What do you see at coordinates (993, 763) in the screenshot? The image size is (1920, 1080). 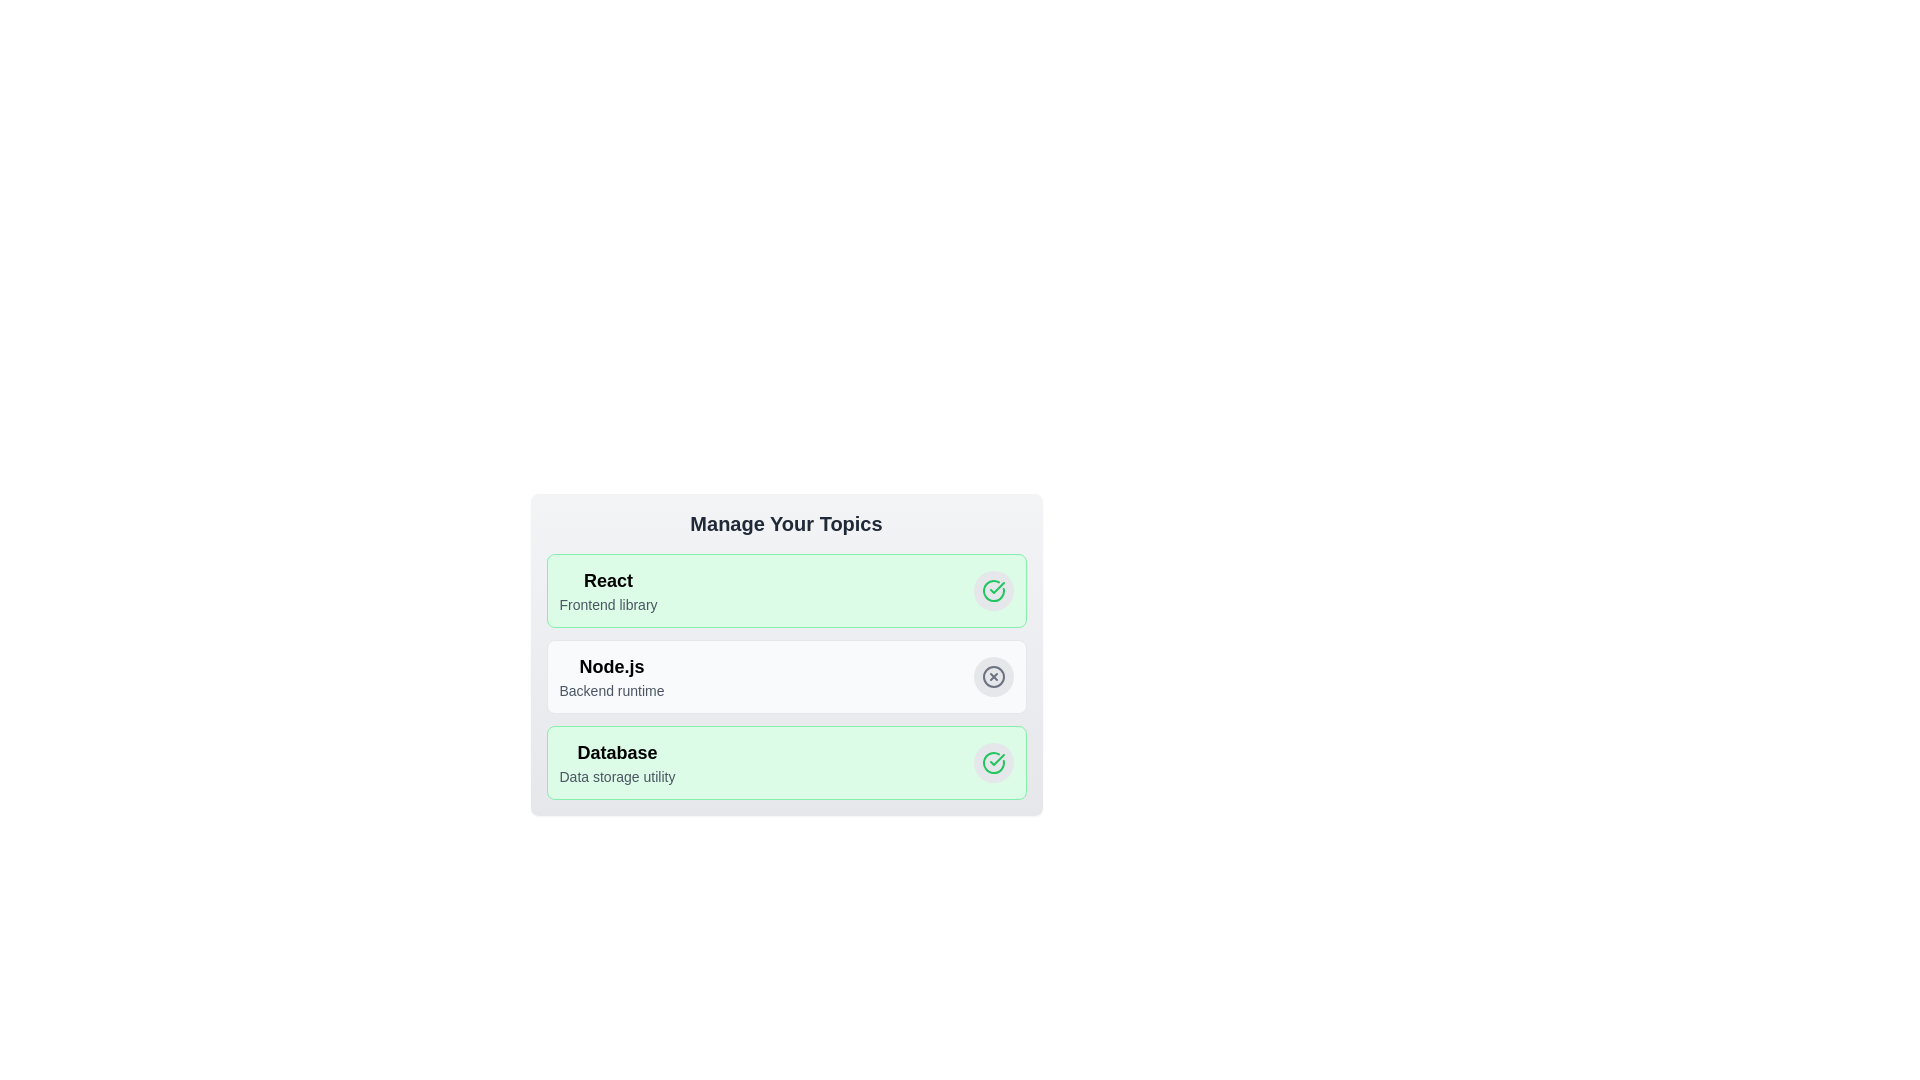 I see `the tag labeled Database` at bounding box center [993, 763].